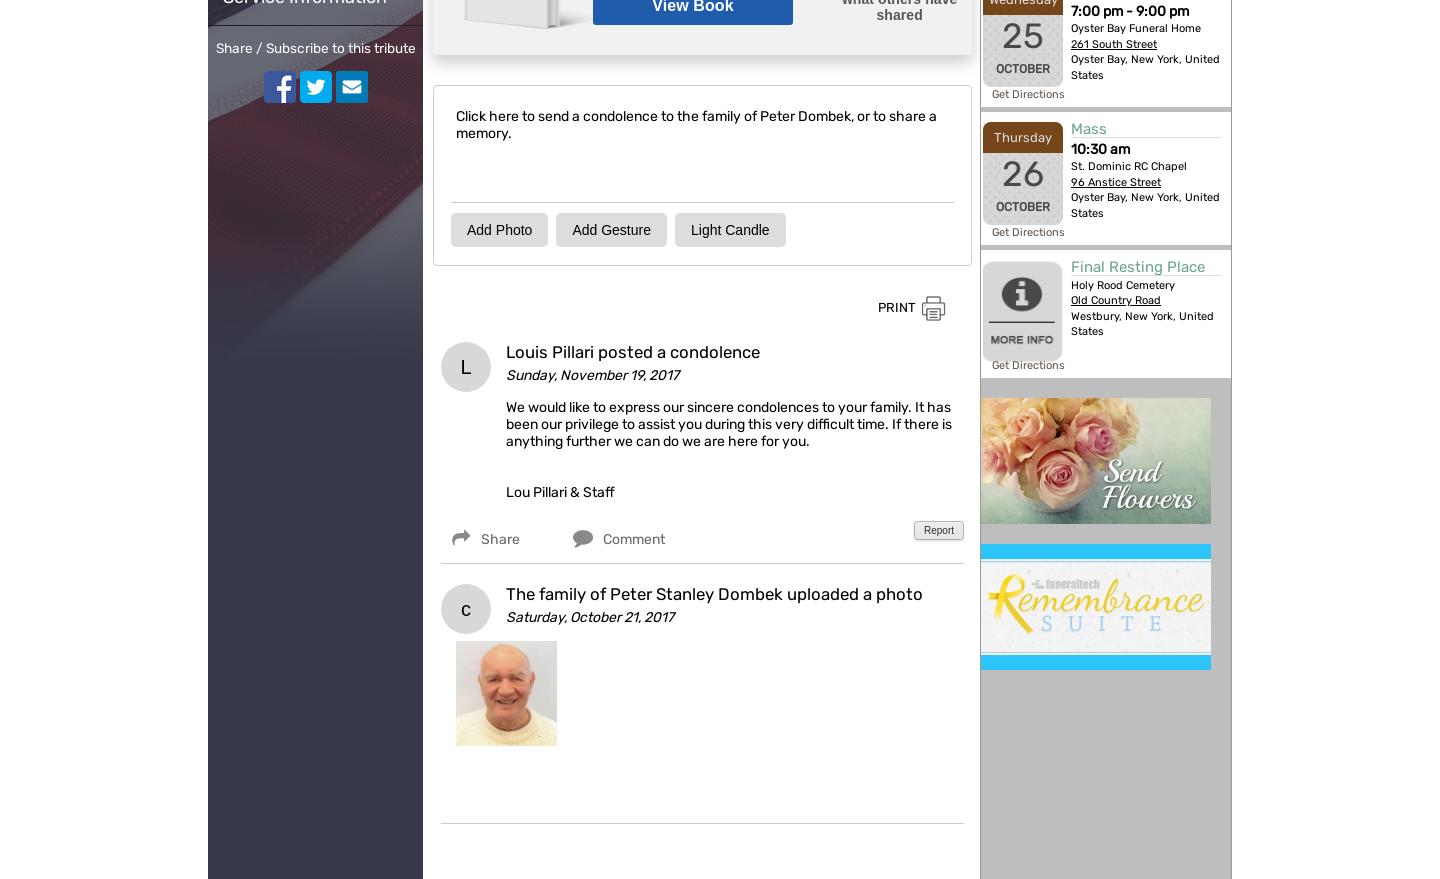  Describe the element at coordinates (1099, 148) in the screenshot. I see `'10:30 am'` at that location.